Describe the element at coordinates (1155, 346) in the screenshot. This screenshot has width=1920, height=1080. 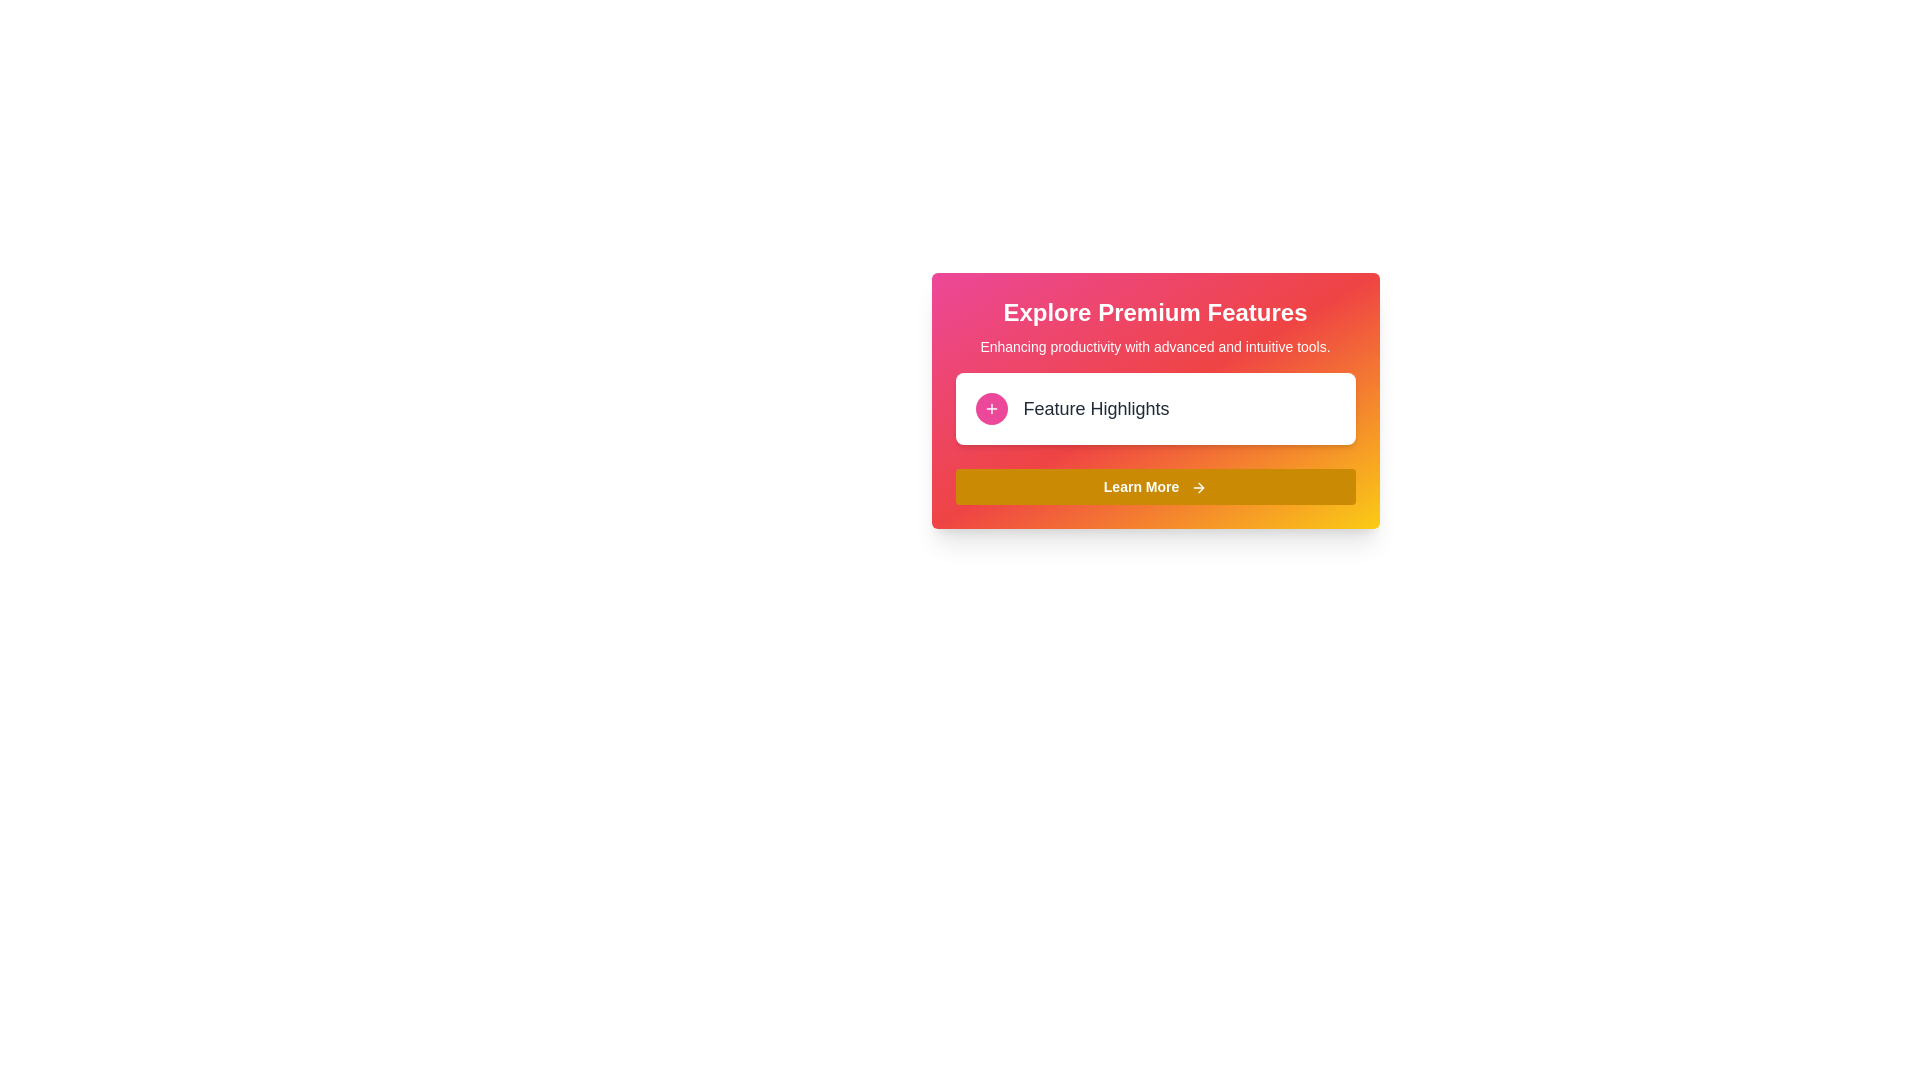
I see `the text label that provides additional details about the features or context of the section, located below the heading 'Explore Premium Features' and above the 'Feature Highlights' box` at that location.